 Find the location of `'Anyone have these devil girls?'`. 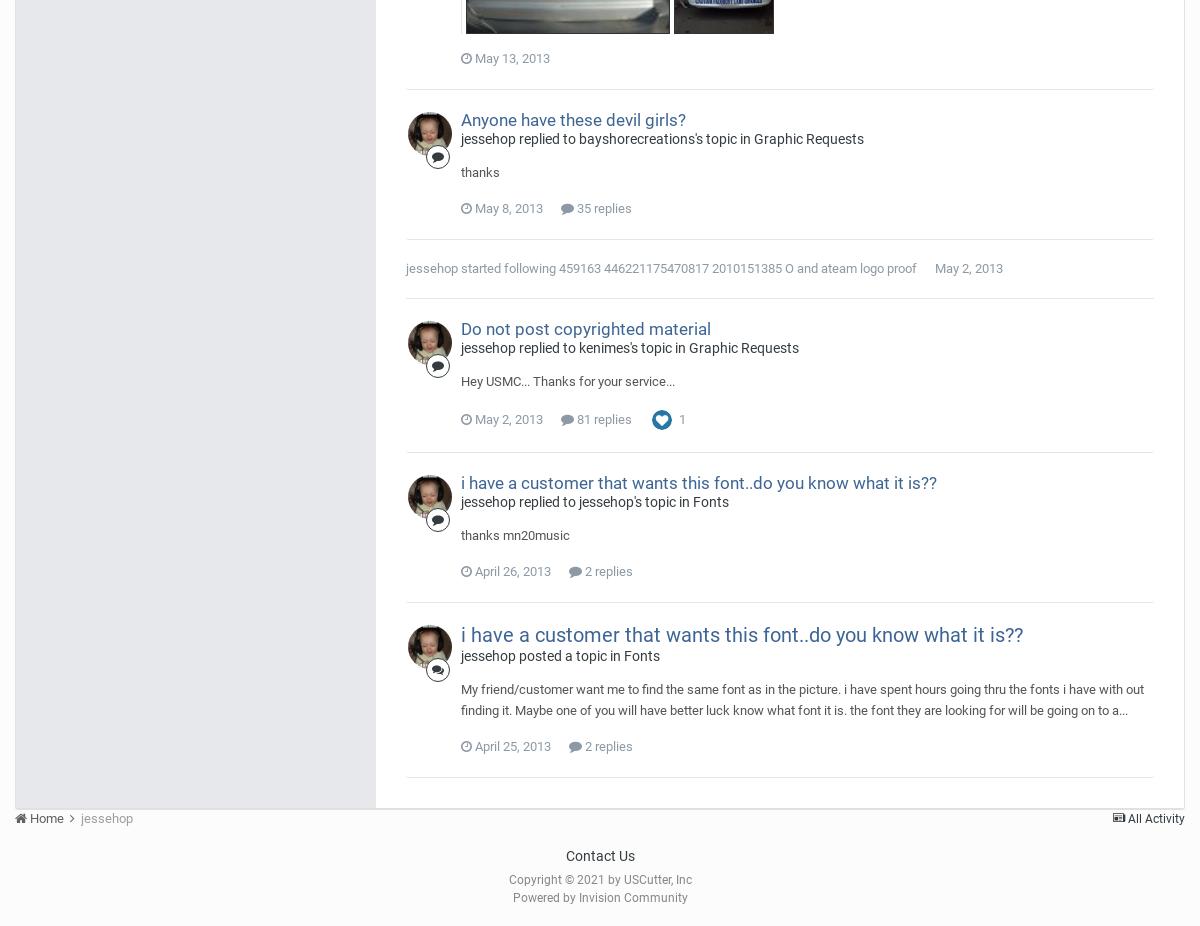

'Anyone have these devil girls?' is located at coordinates (572, 117).